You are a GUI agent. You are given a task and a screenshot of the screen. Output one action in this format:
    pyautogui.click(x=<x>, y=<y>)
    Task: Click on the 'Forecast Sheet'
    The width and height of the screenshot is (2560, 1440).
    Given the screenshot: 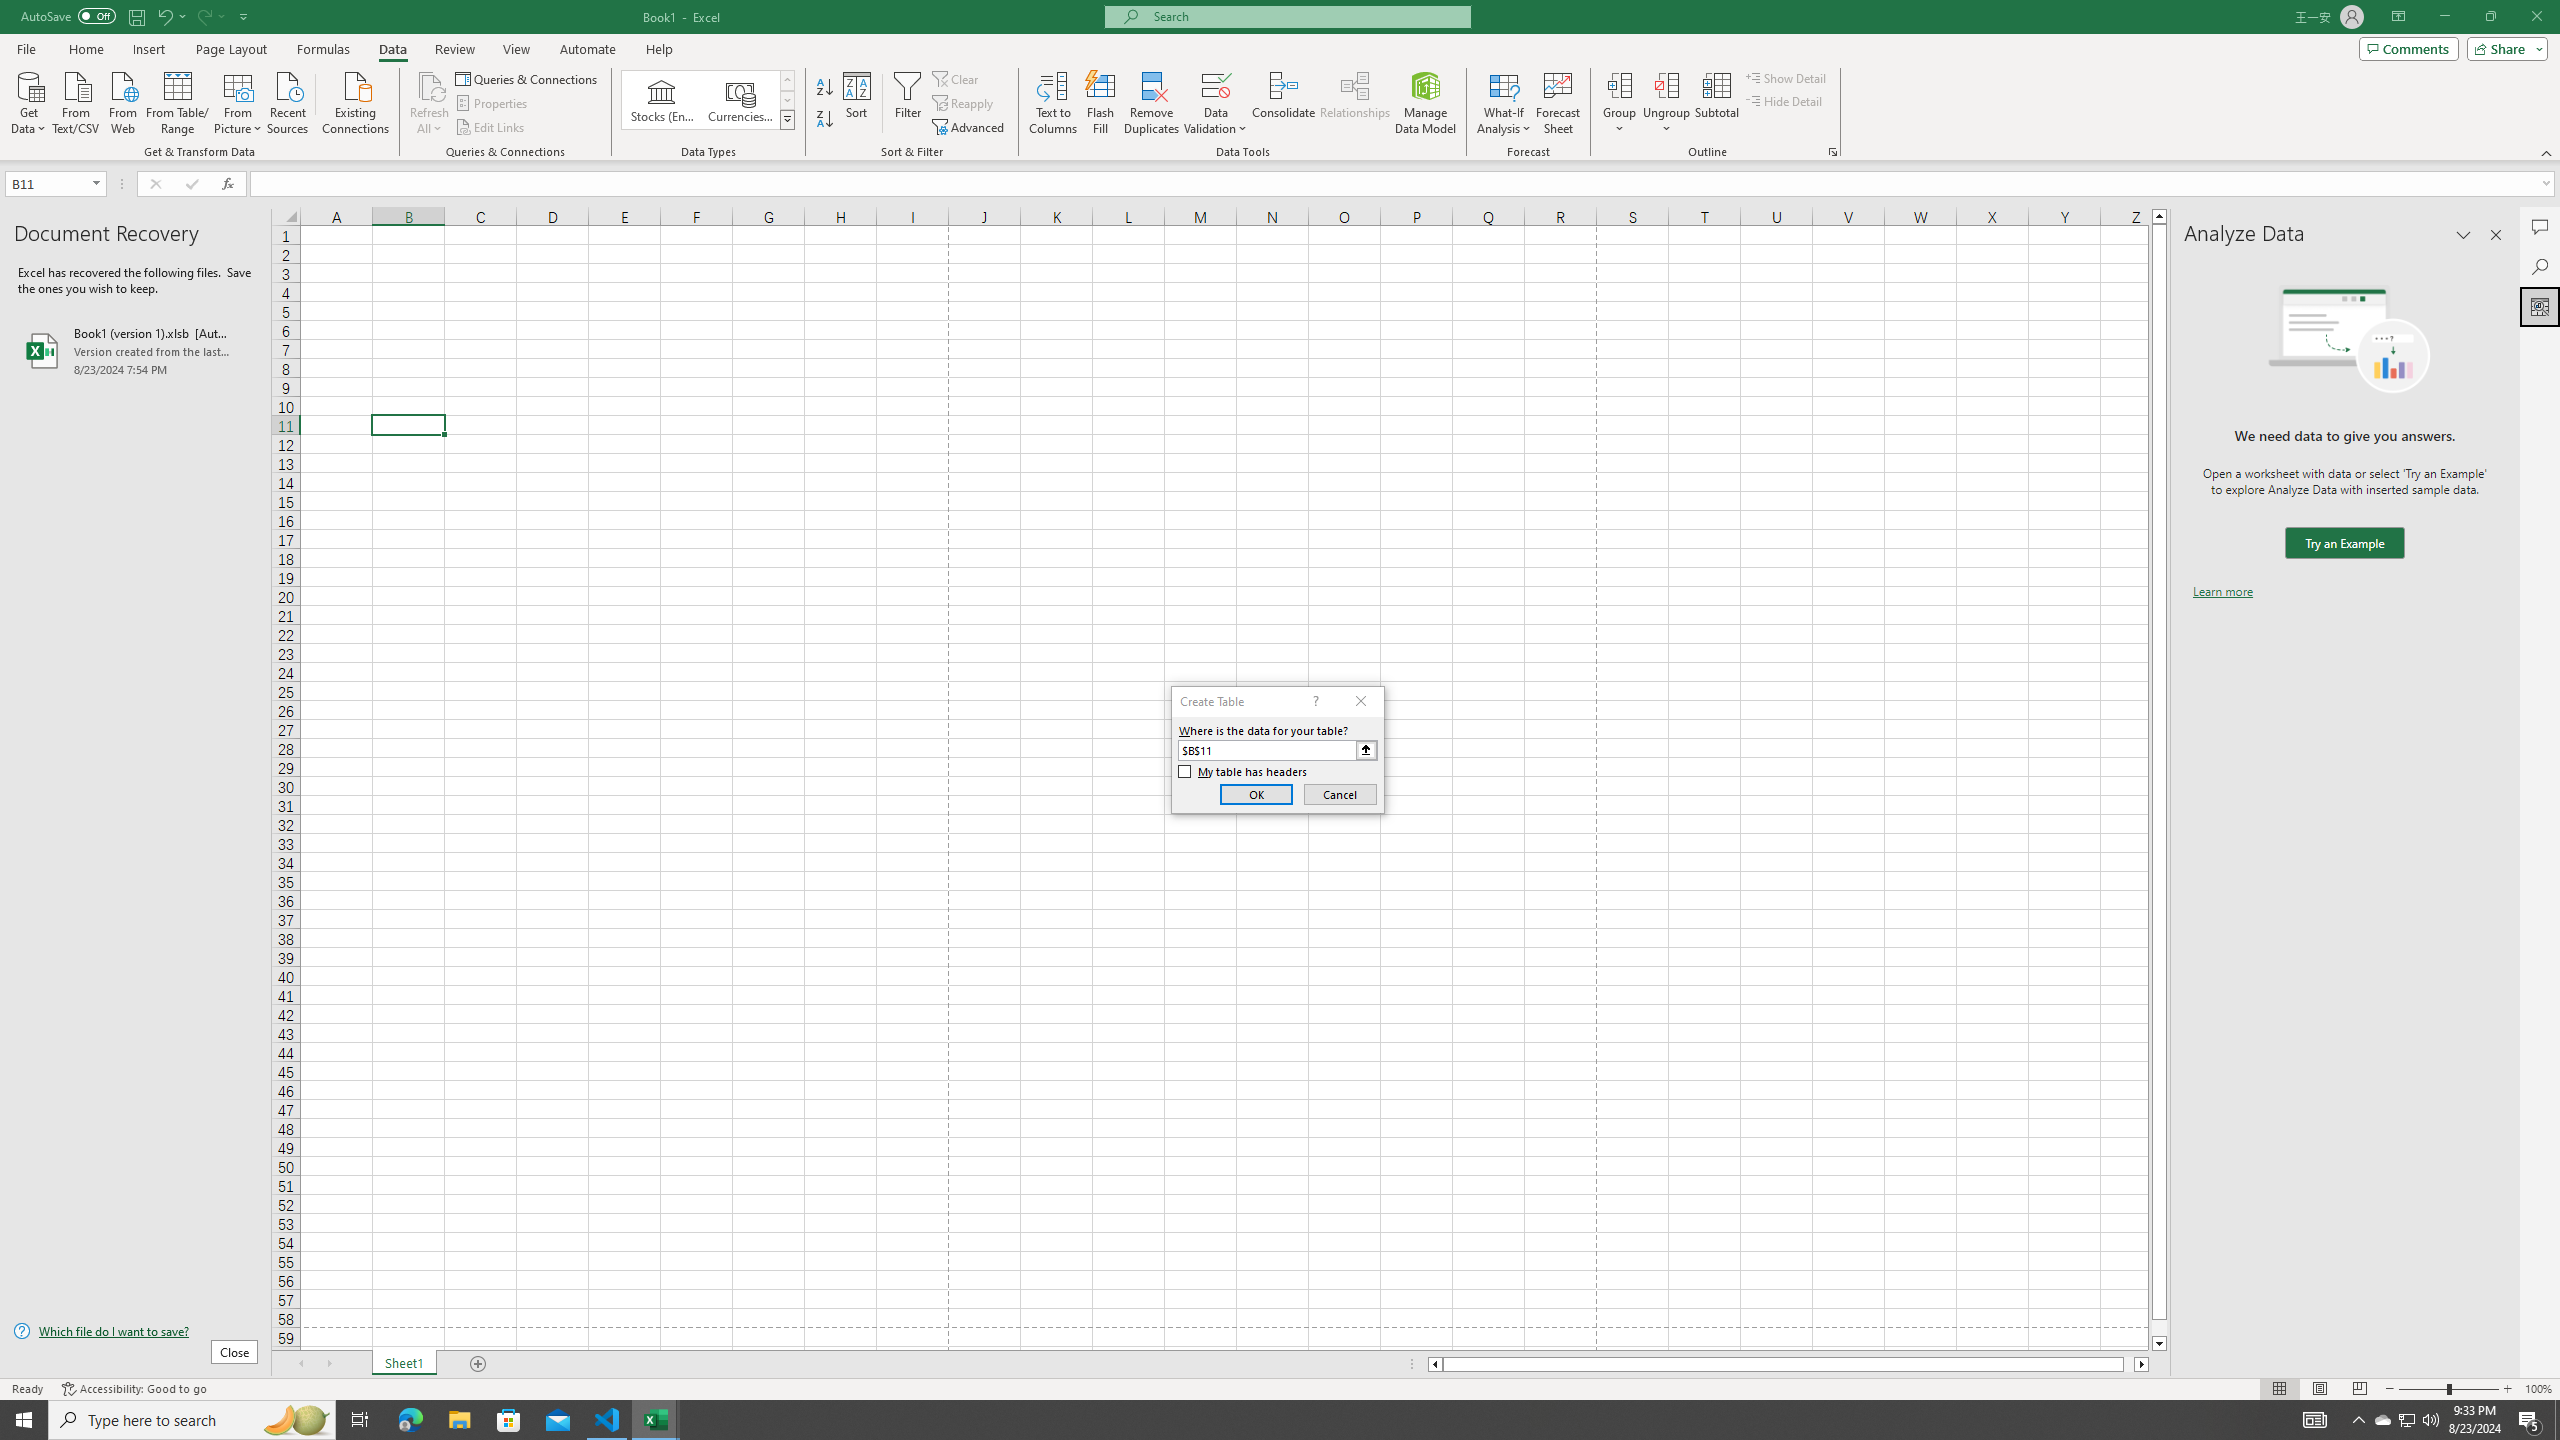 What is the action you would take?
    pyautogui.click(x=1557, y=103)
    